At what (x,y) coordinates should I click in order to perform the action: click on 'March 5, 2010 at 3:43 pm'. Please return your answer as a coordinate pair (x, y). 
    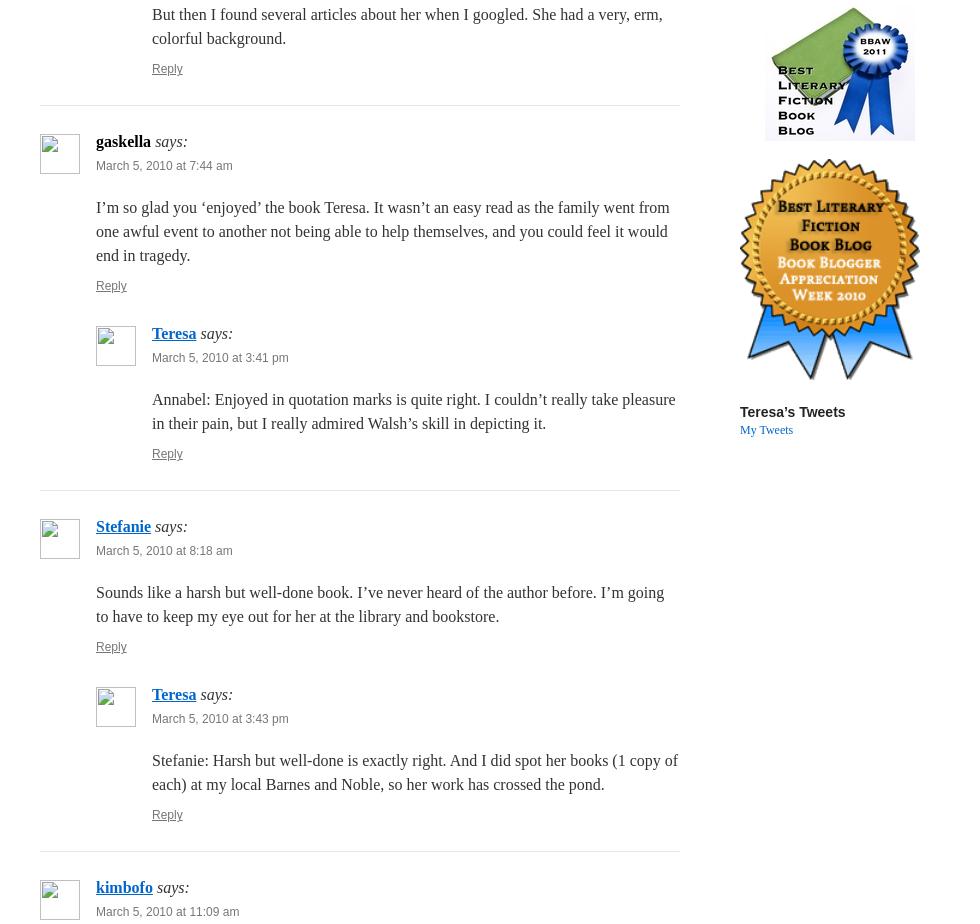
    Looking at the image, I should click on (151, 718).